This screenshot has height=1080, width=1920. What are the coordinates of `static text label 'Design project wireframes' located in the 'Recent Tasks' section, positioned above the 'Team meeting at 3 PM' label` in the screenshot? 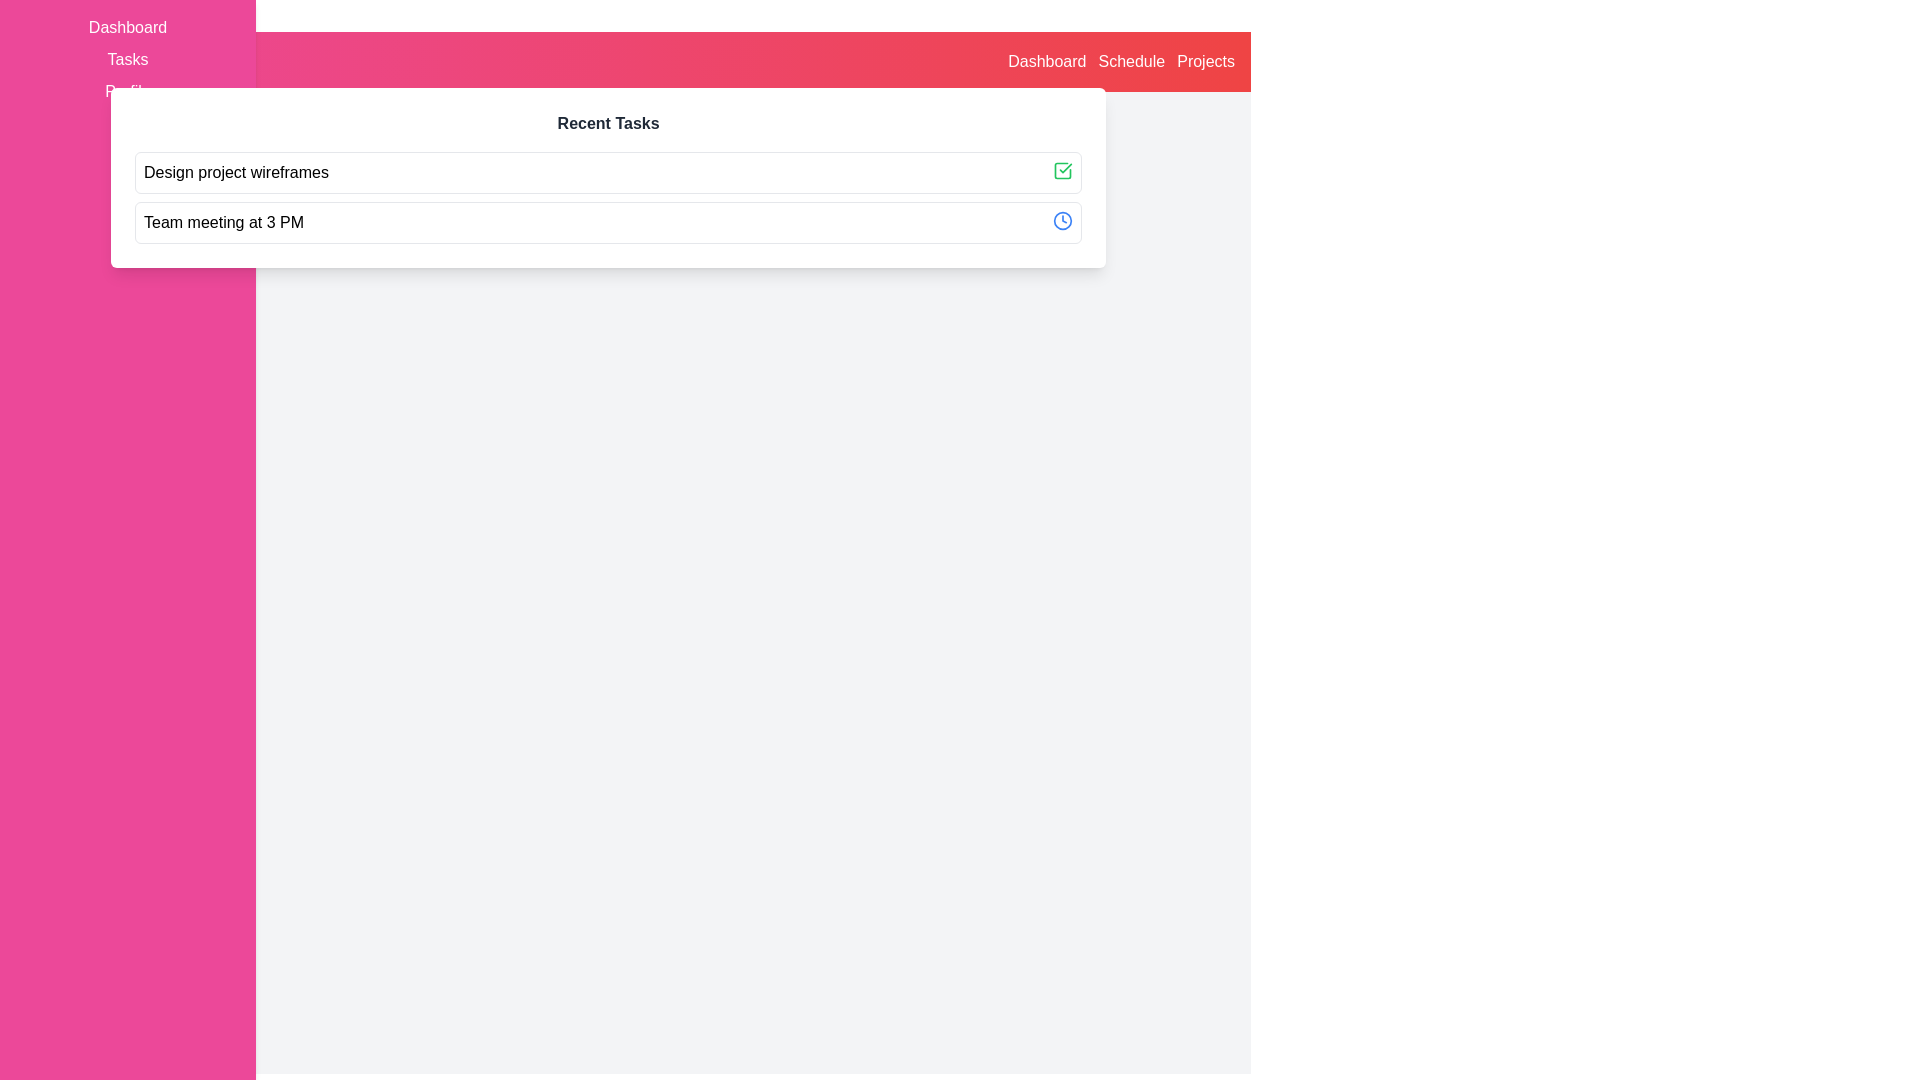 It's located at (236, 172).